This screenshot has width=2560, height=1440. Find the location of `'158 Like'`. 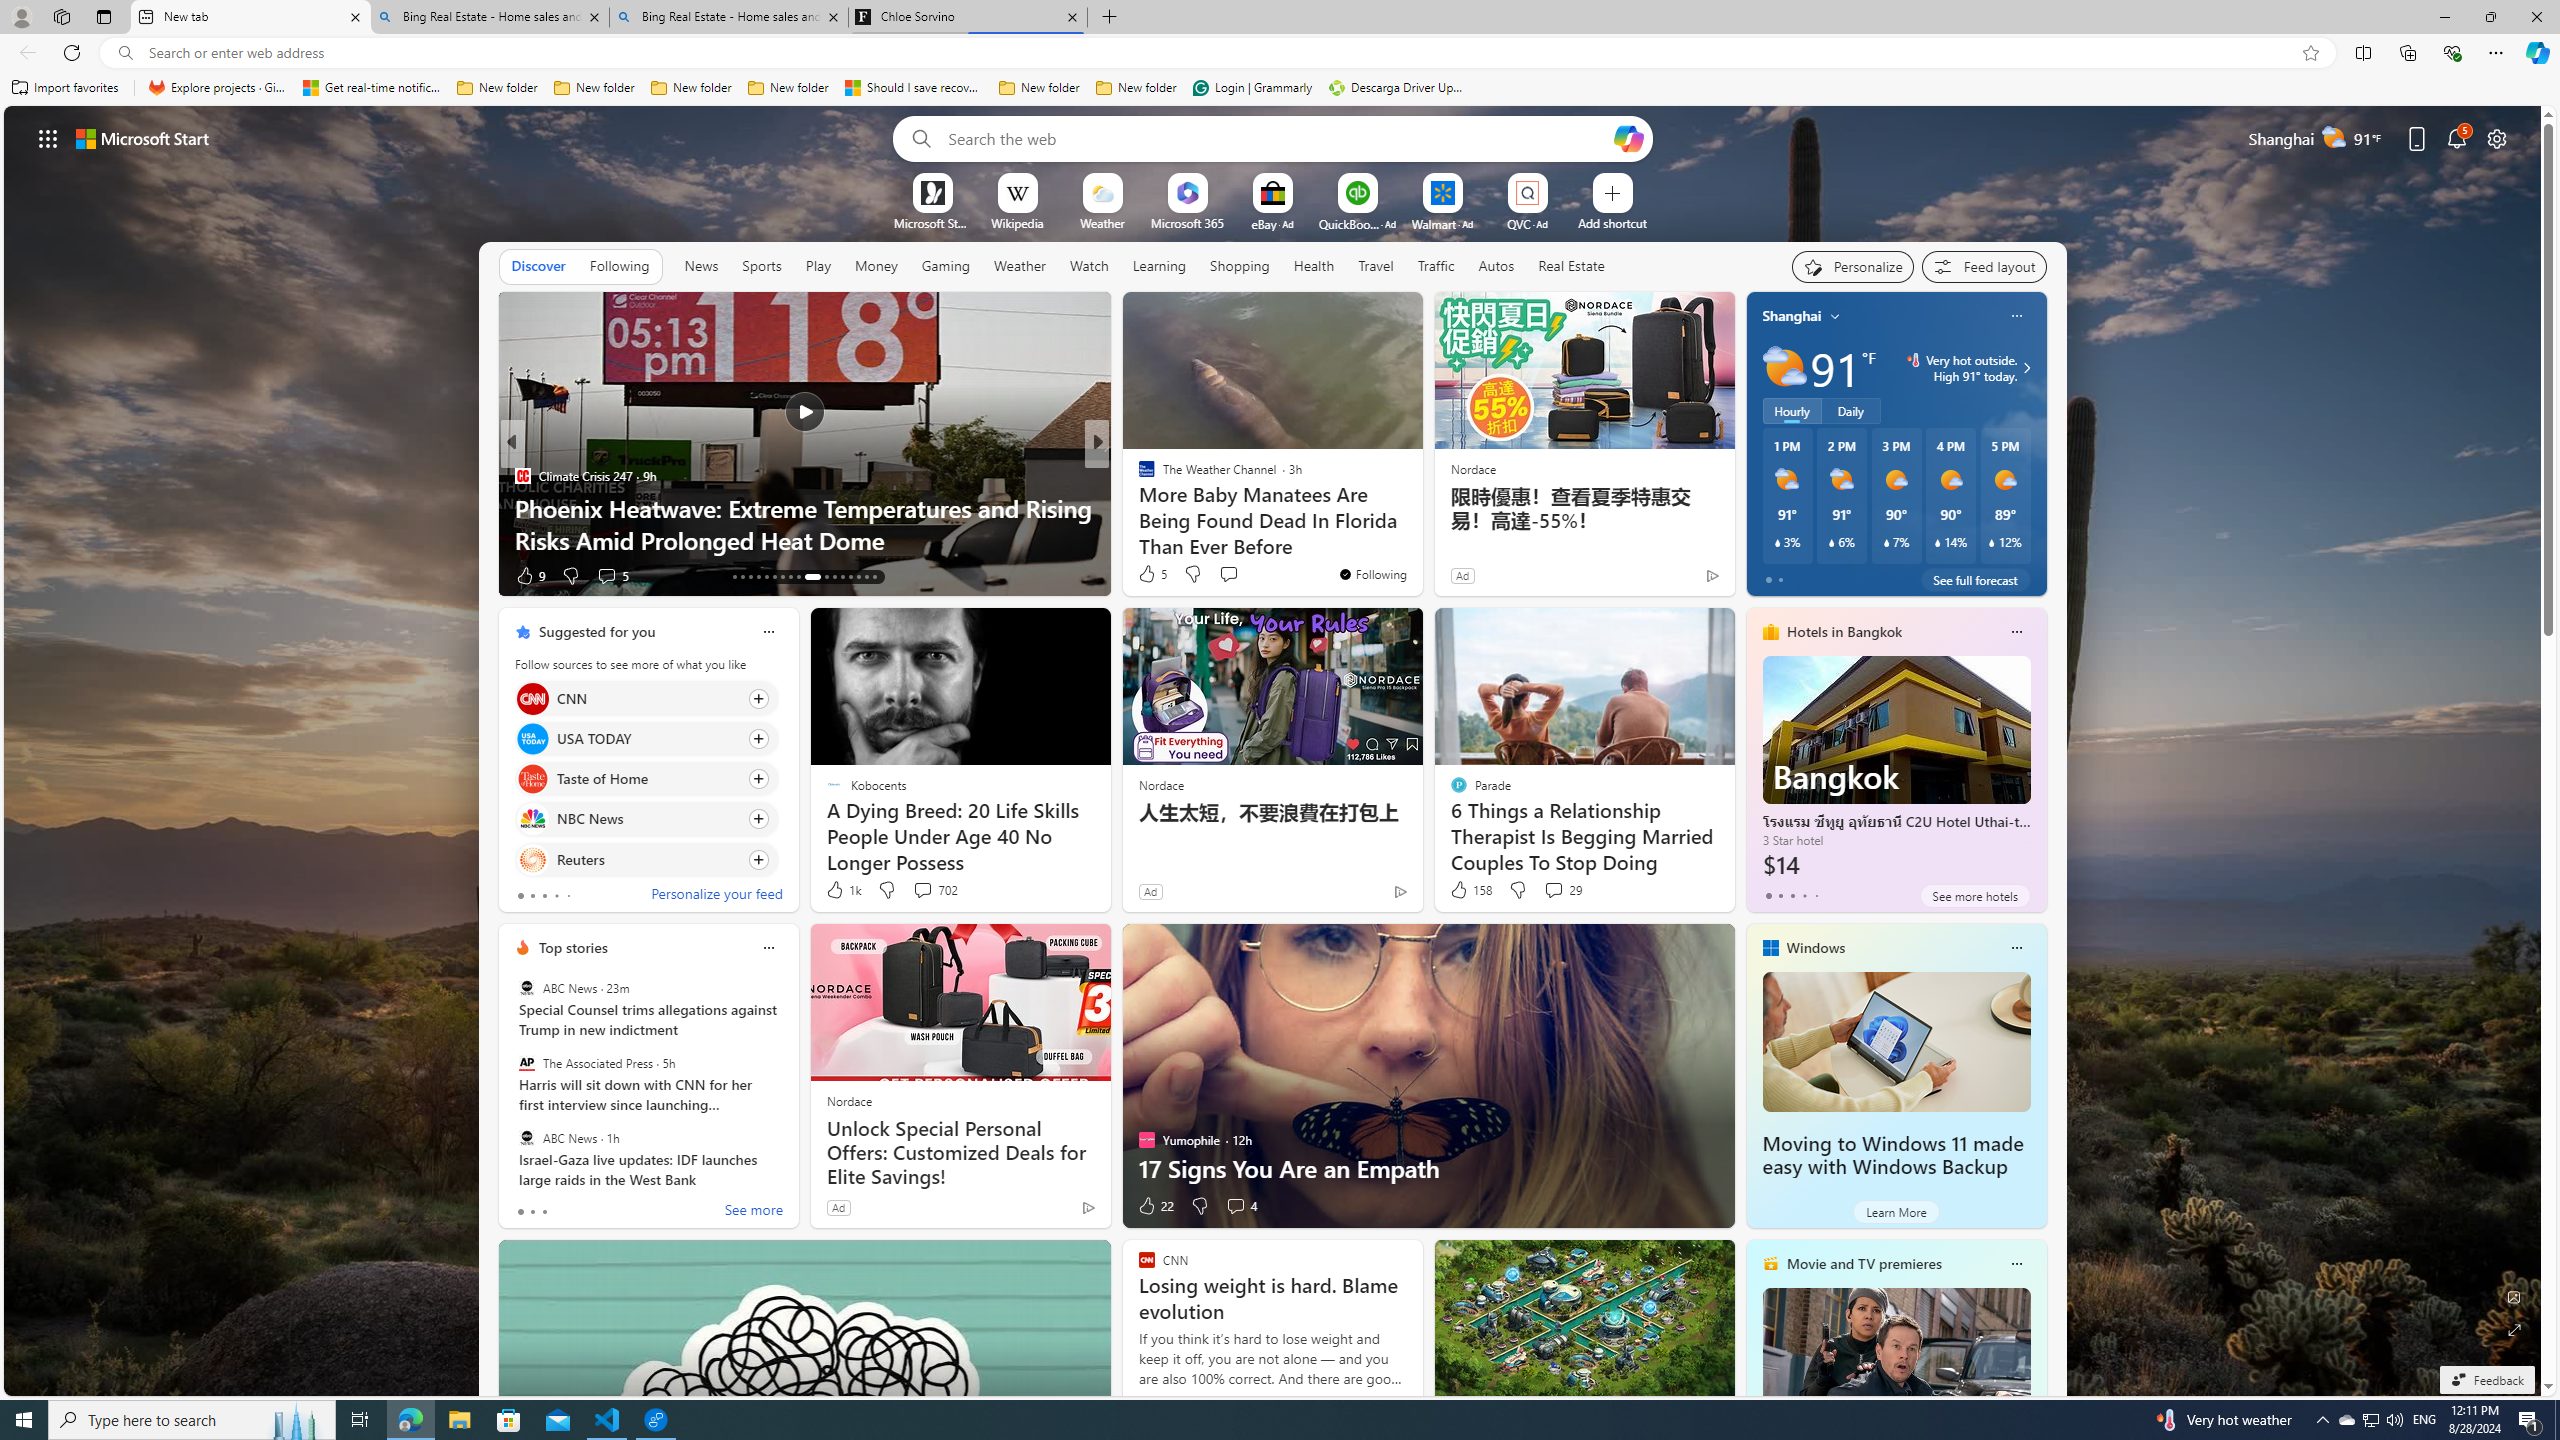

'158 Like' is located at coordinates (1468, 888).